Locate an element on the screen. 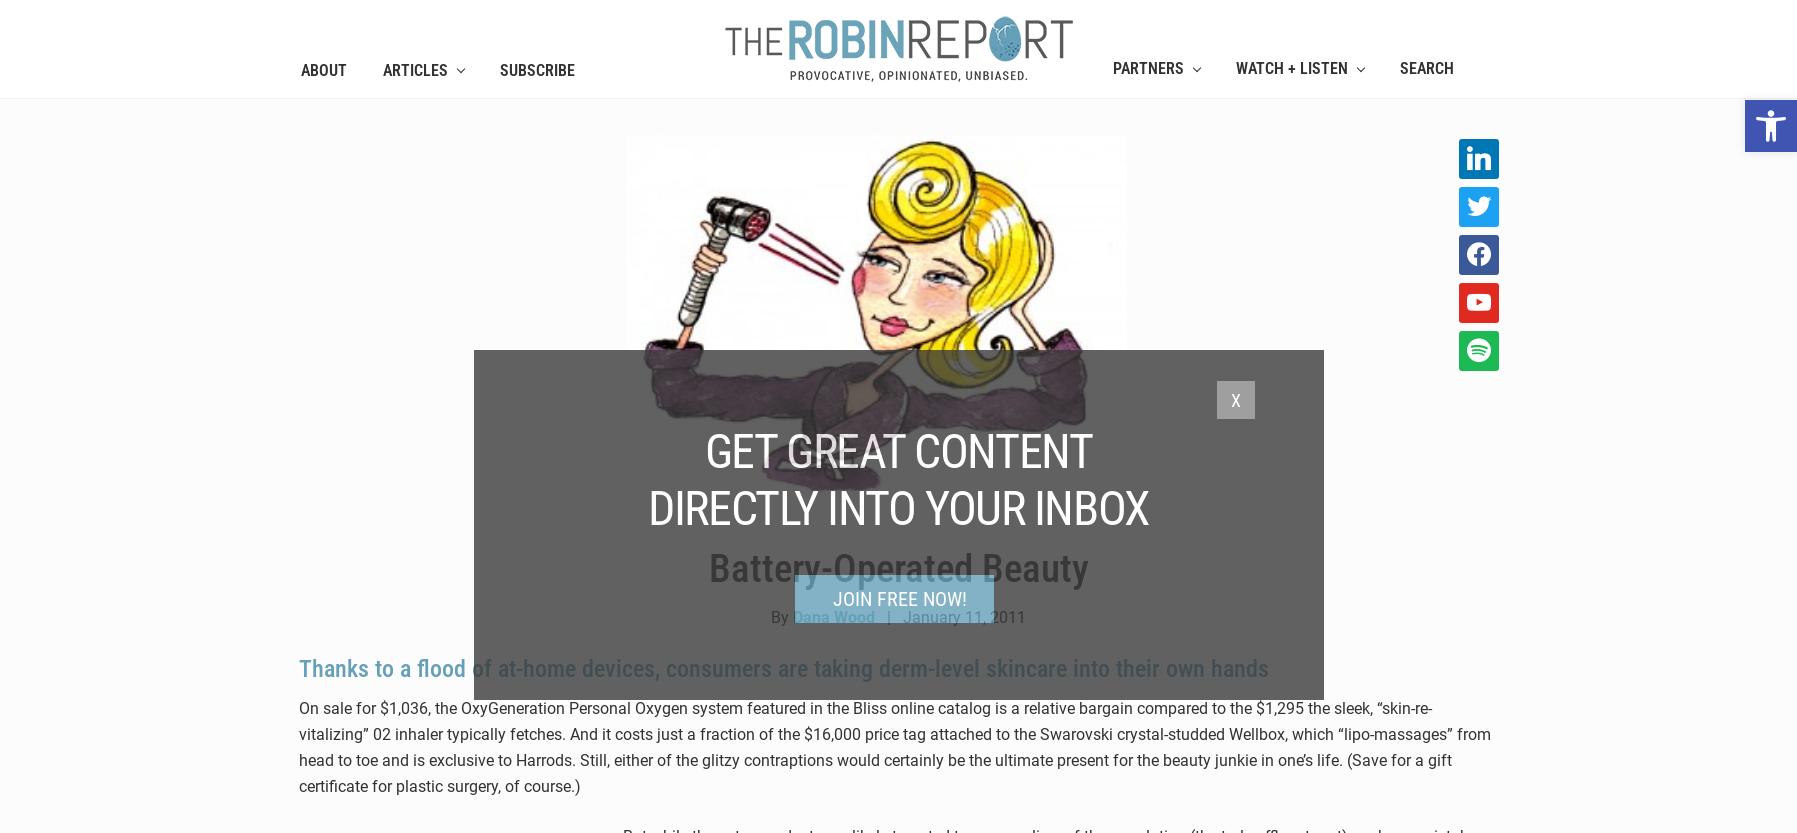  'ABOUT' is located at coordinates (322, 68).